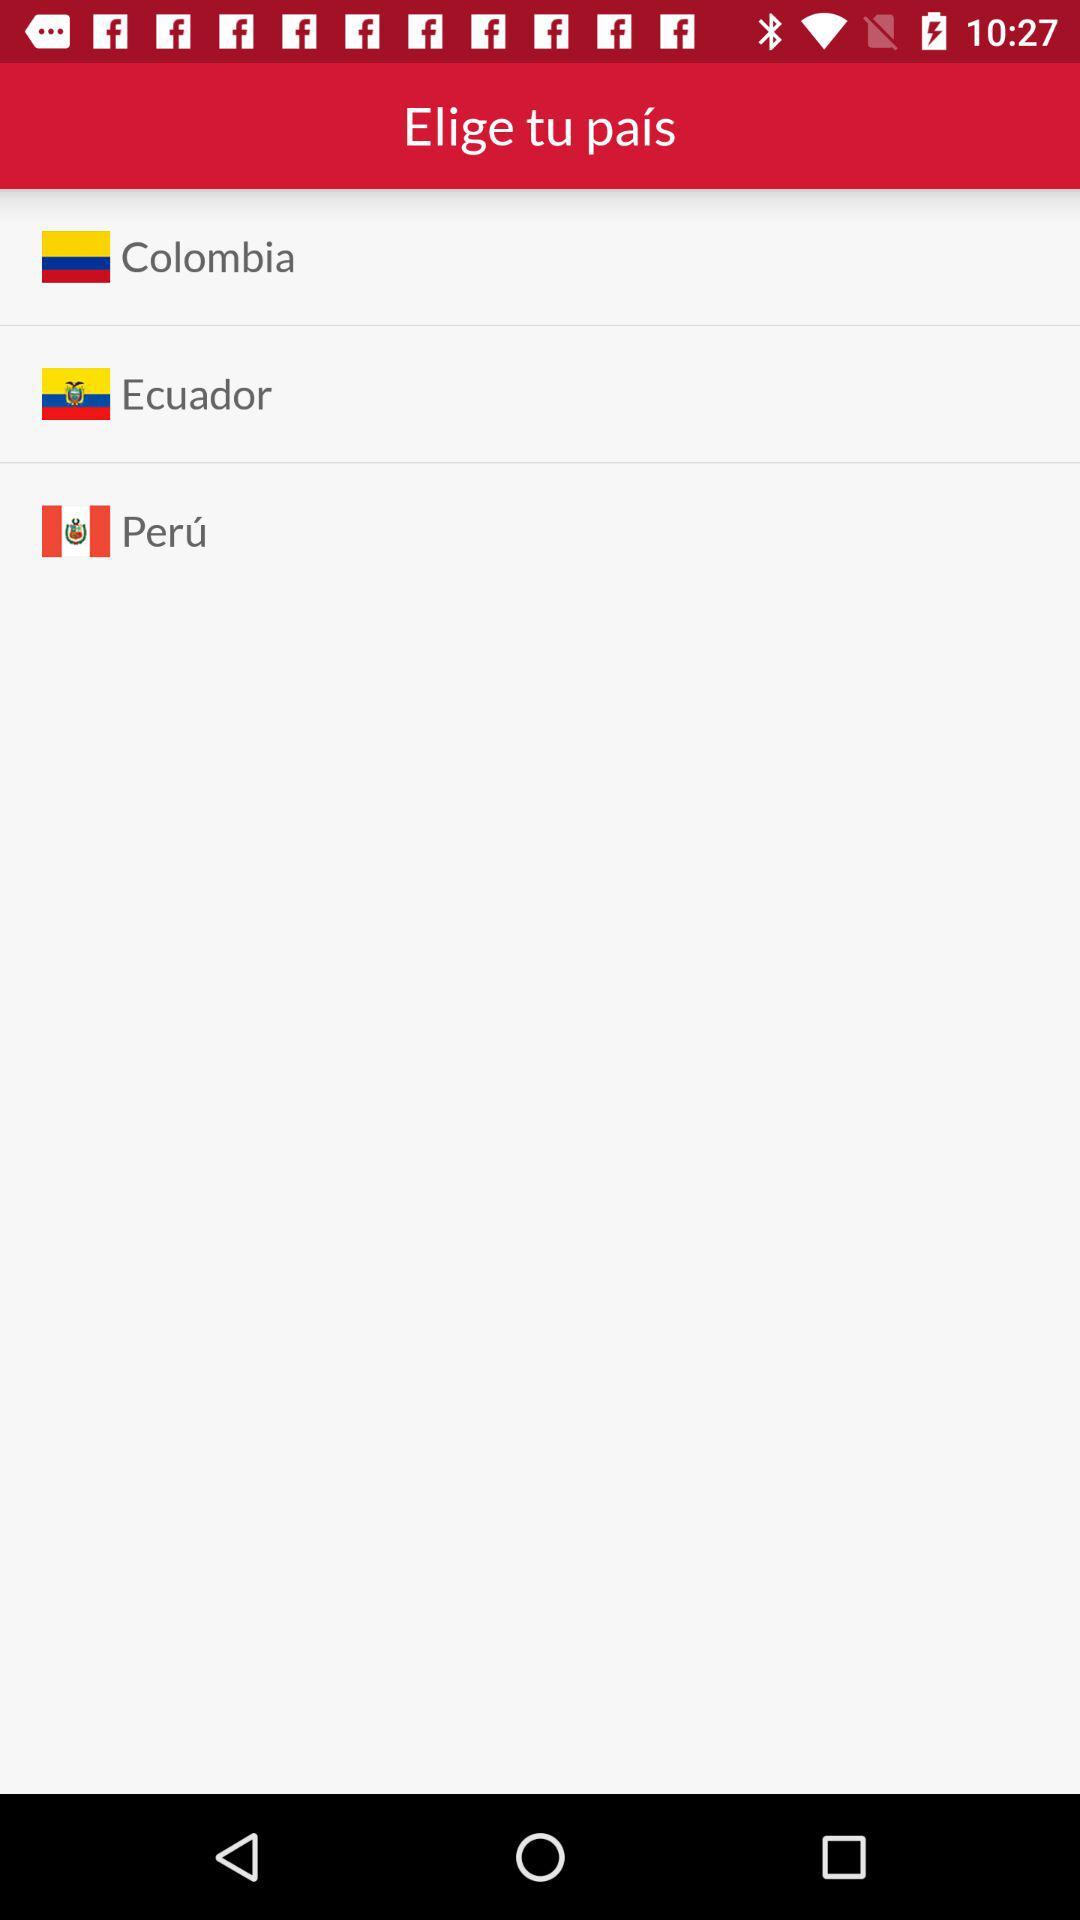  I want to click on the colombia item, so click(208, 255).